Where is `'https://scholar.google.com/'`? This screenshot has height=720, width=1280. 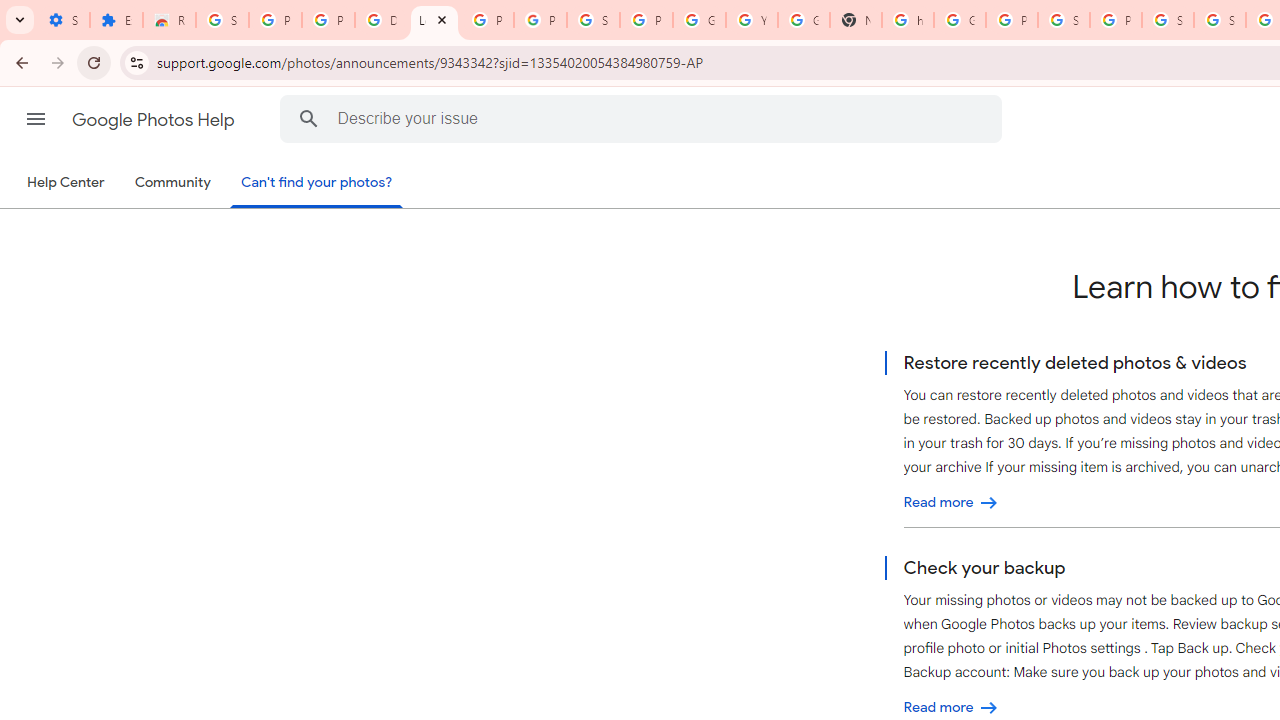
'https://scholar.google.com/' is located at coordinates (907, 20).